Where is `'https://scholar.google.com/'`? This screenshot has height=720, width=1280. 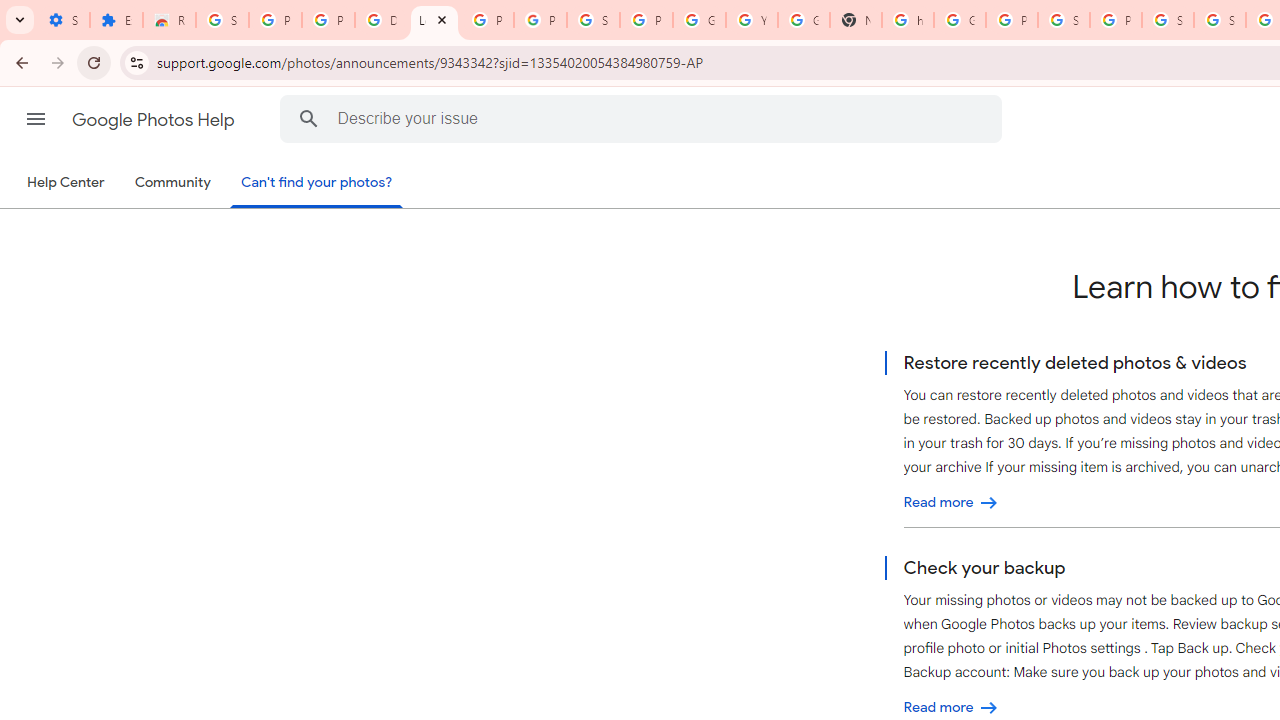
'https://scholar.google.com/' is located at coordinates (907, 20).